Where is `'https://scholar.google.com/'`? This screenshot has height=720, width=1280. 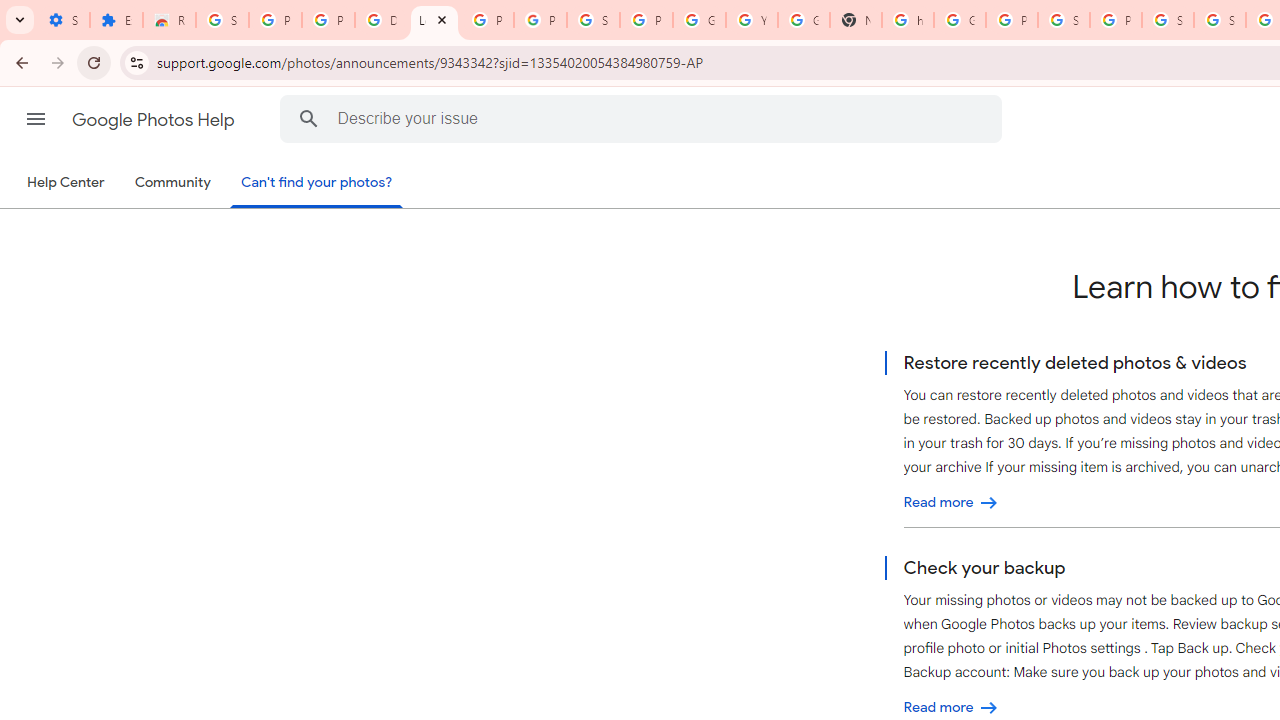
'https://scholar.google.com/' is located at coordinates (907, 20).